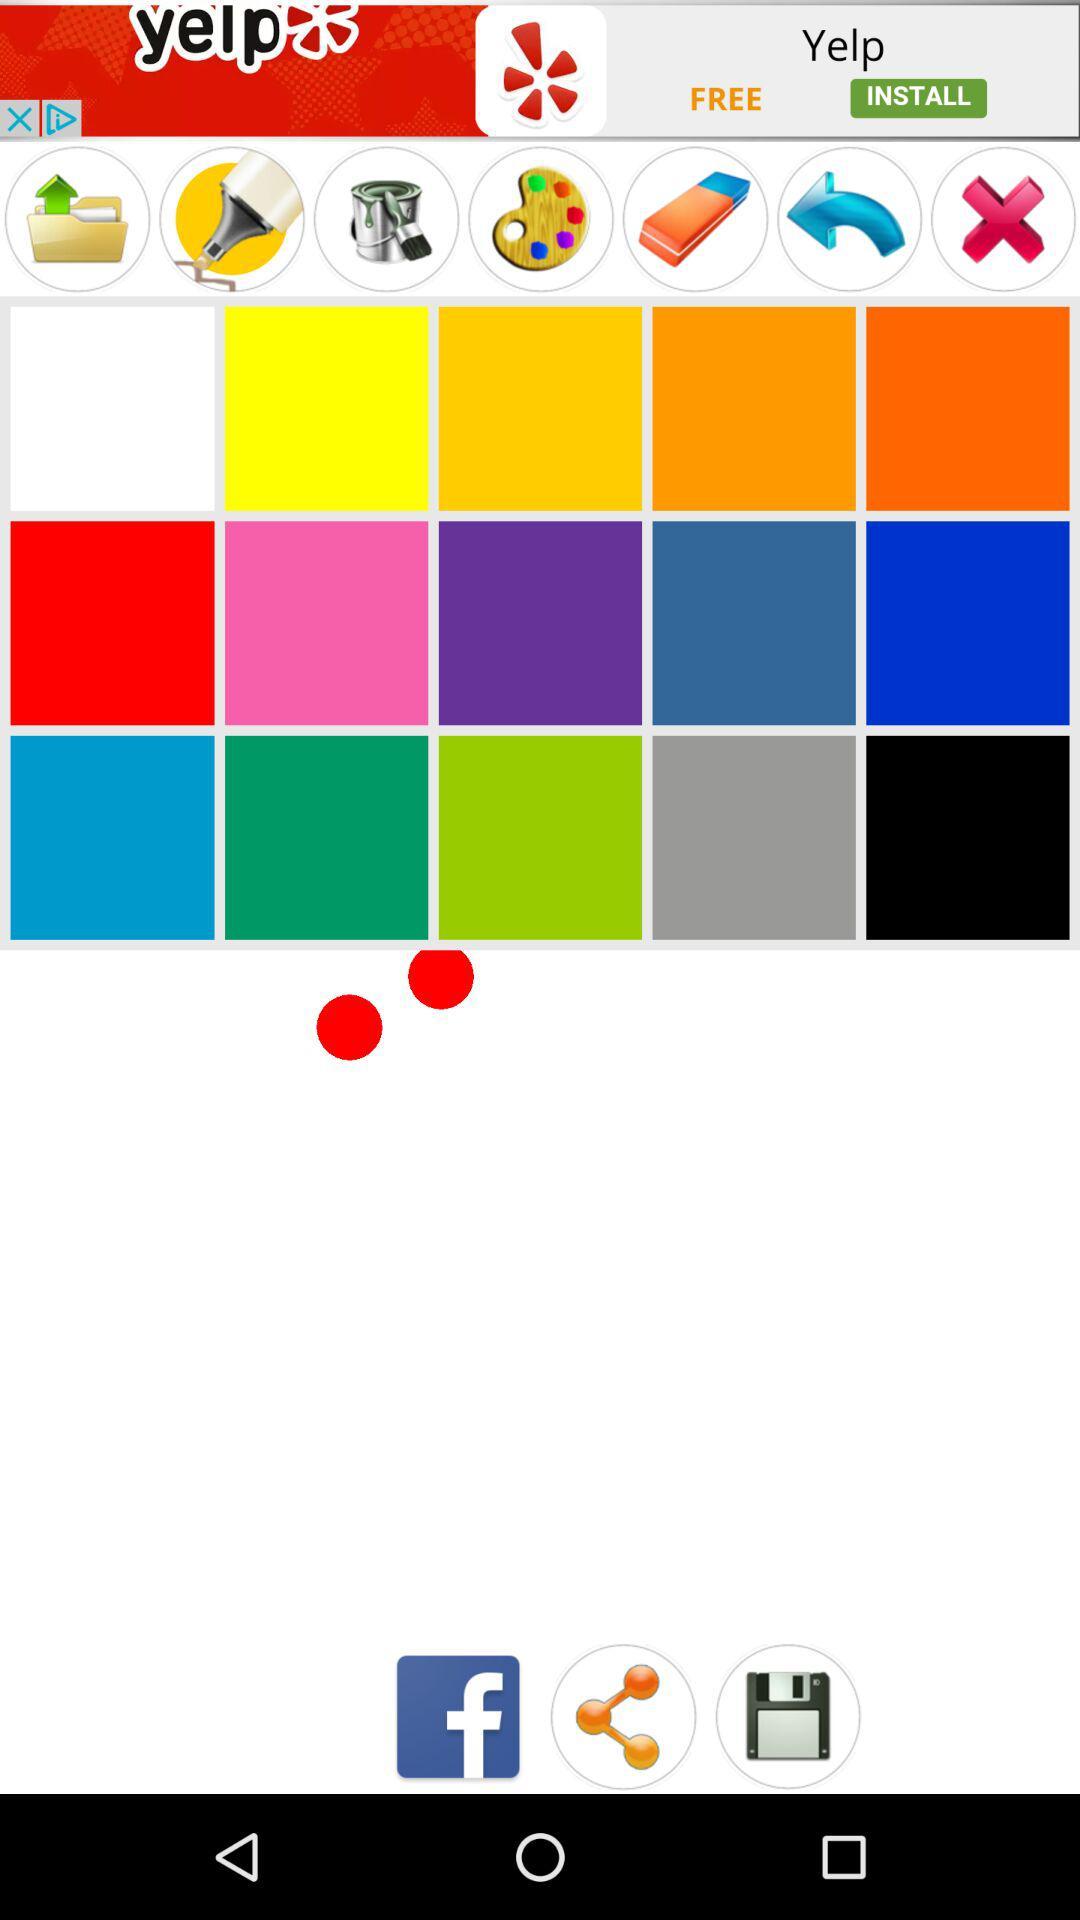  I want to click on switch to close, so click(1003, 219).